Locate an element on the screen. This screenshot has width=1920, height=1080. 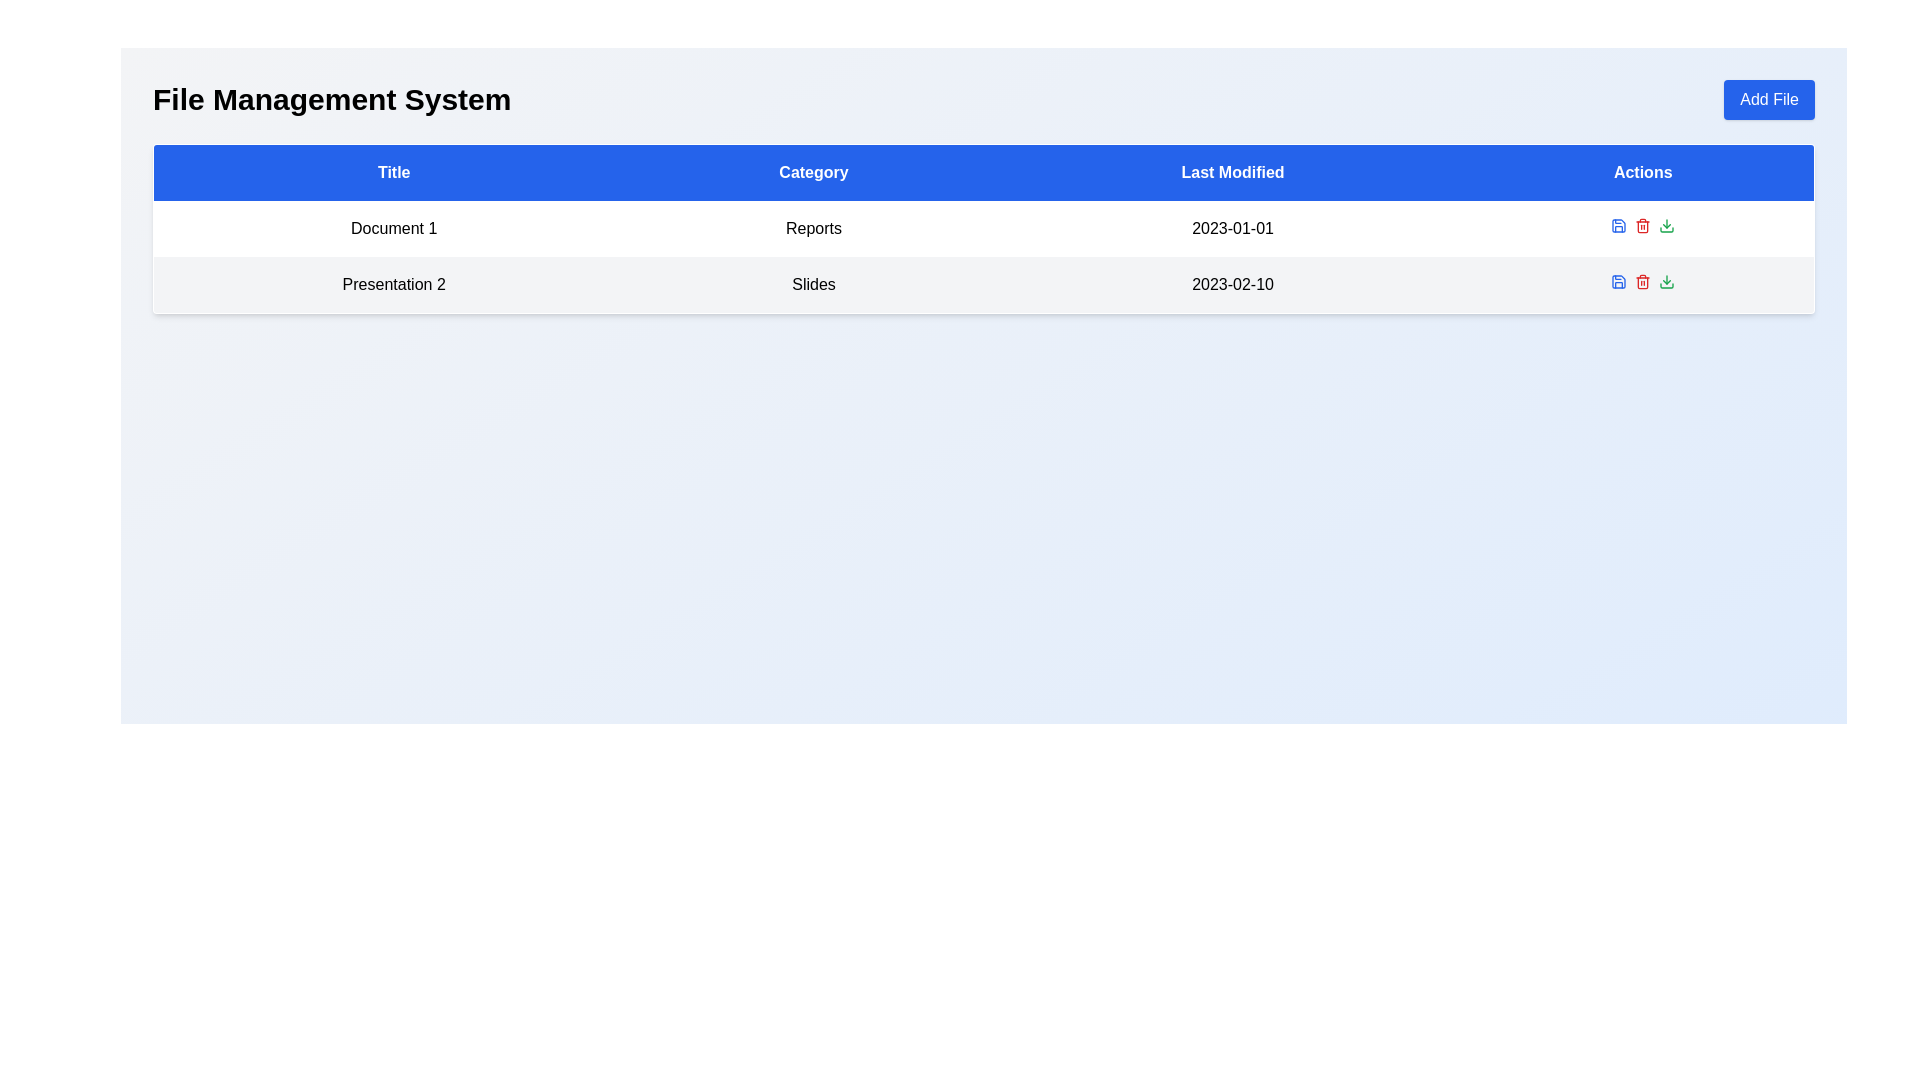
the green download icon located in the 'Actions' column of the table, which is the third icon from the left in the horizontal group of action icons is located at coordinates (1667, 281).